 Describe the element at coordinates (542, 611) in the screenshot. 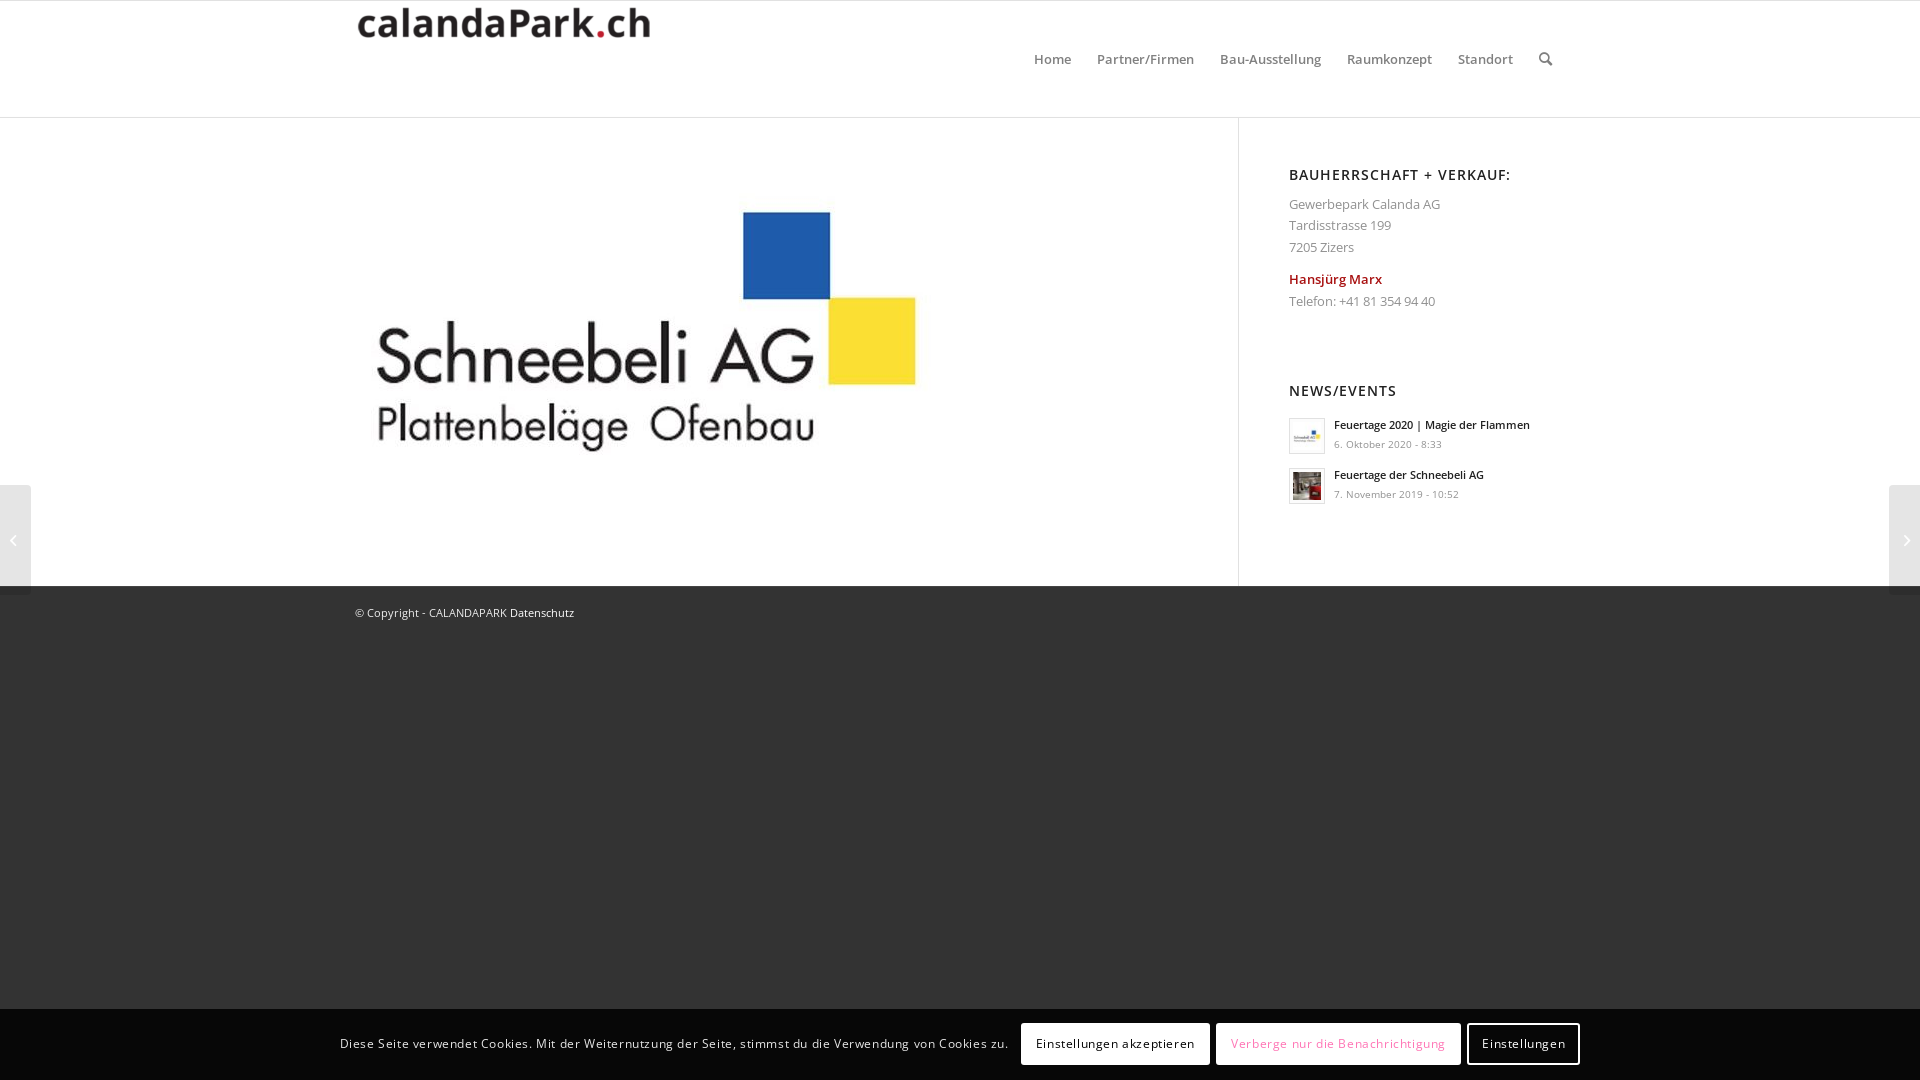

I see `'Datenschutz'` at that location.